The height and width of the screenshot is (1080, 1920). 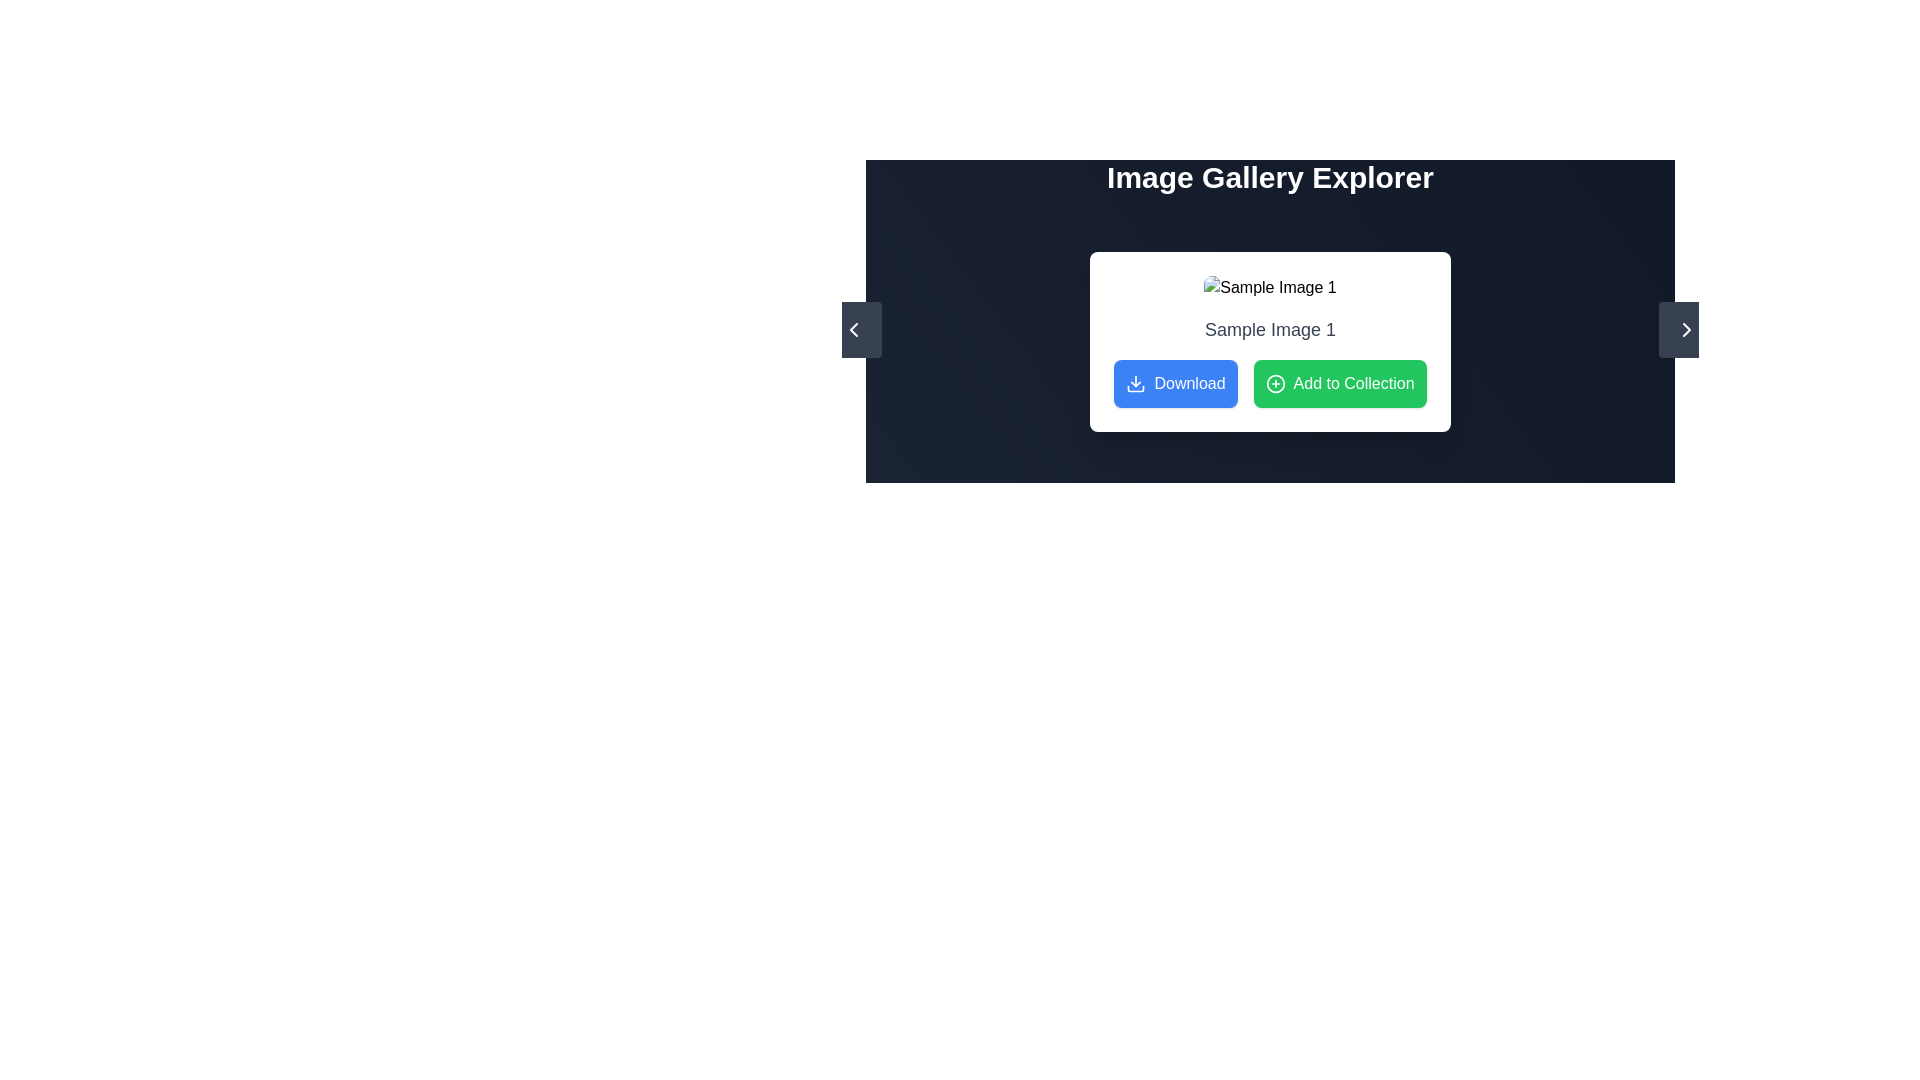 I want to click on the circular '+' icon with a green background, located to the left of the 'Add to Collection' button, so click(x=1274, y=384).